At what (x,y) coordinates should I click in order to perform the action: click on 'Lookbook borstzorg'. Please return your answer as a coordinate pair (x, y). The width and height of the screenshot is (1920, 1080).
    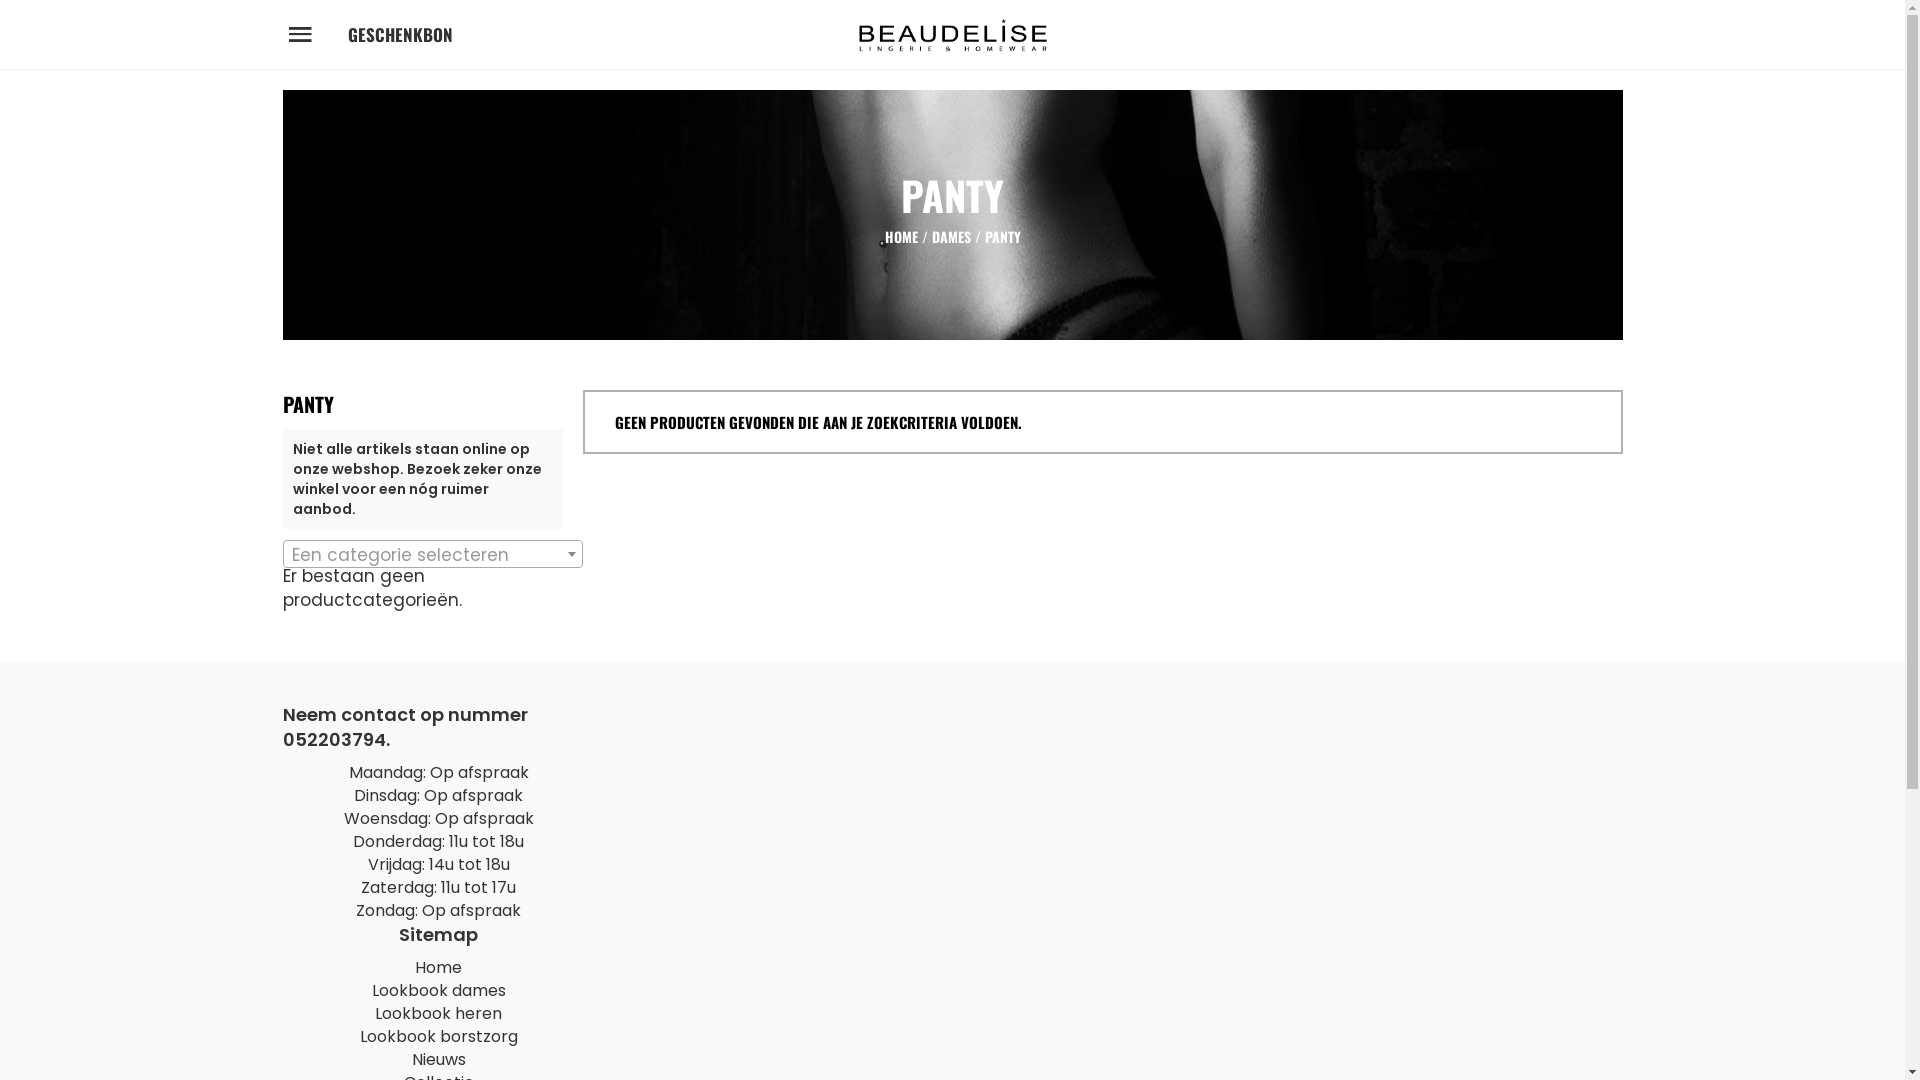
    Looking at the image, I should click on (437, 1035).